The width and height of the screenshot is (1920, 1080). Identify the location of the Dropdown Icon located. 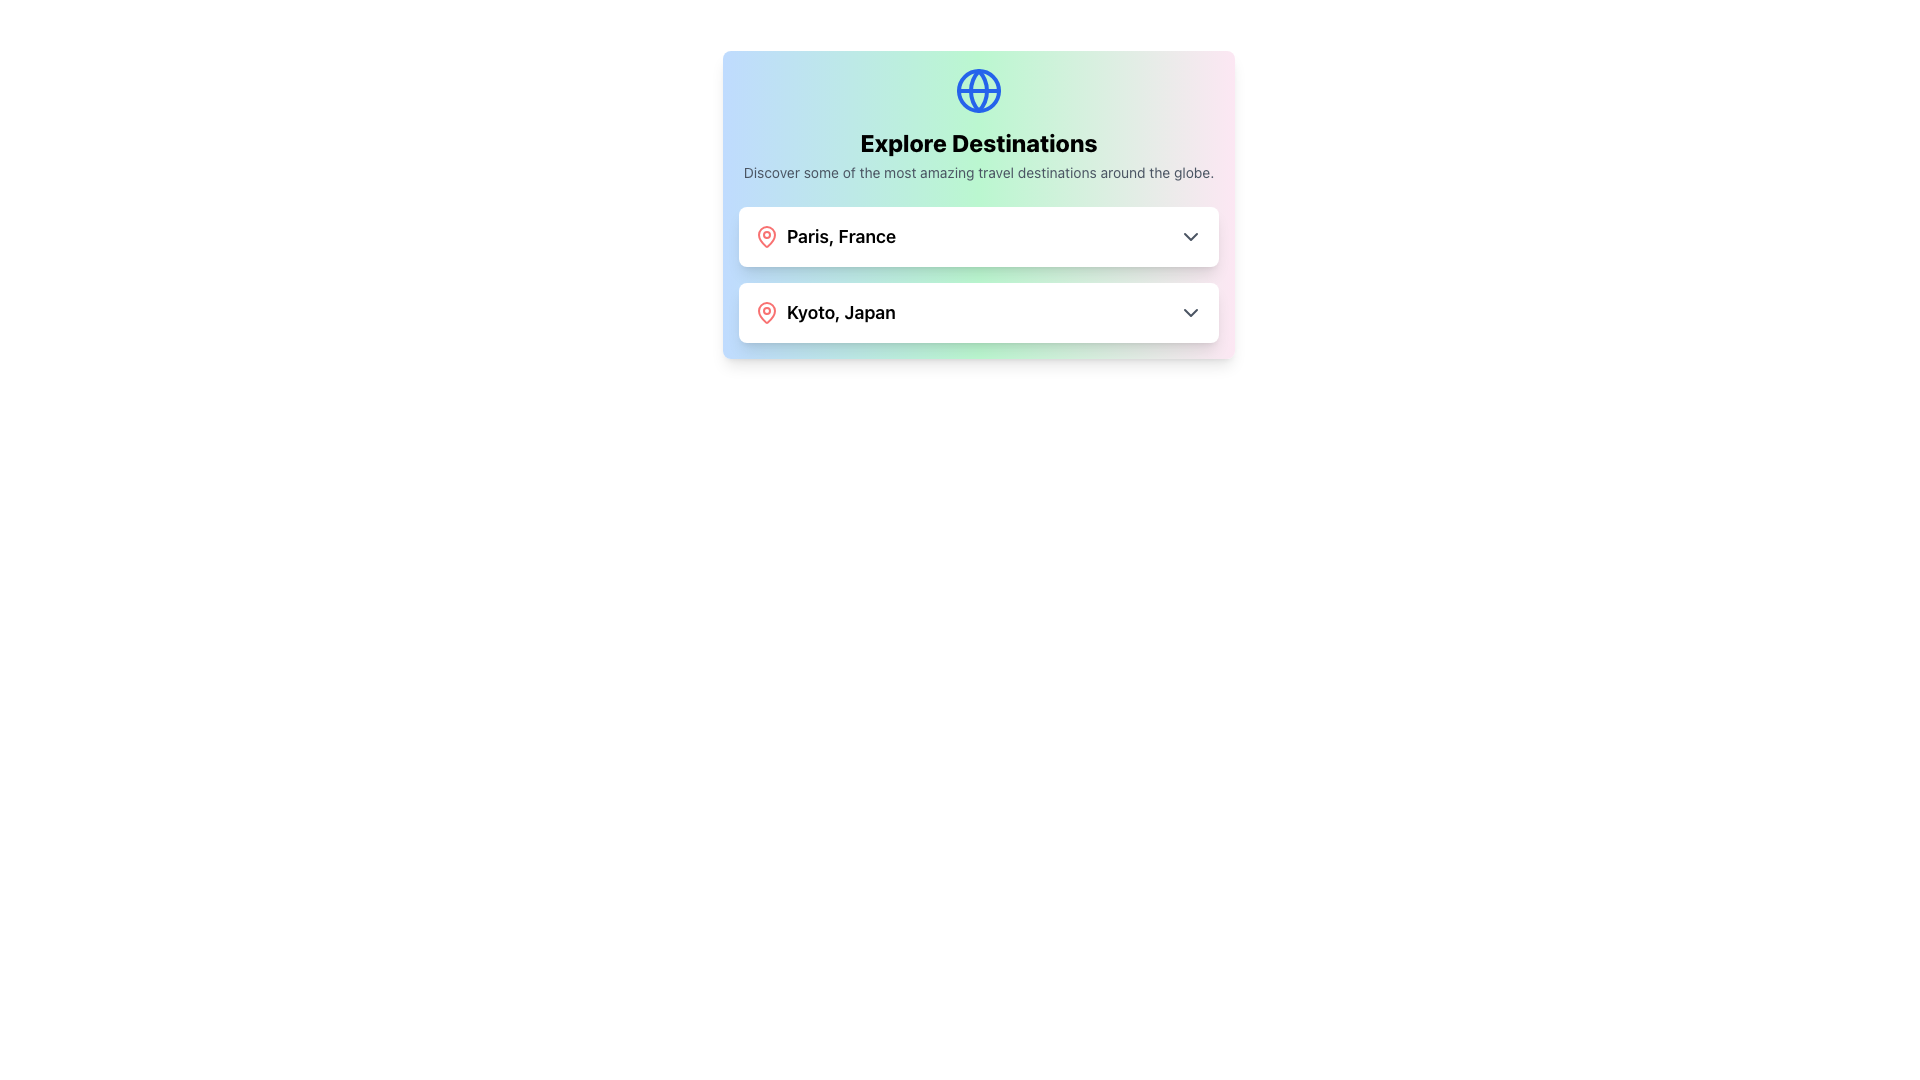
(1190, 235).